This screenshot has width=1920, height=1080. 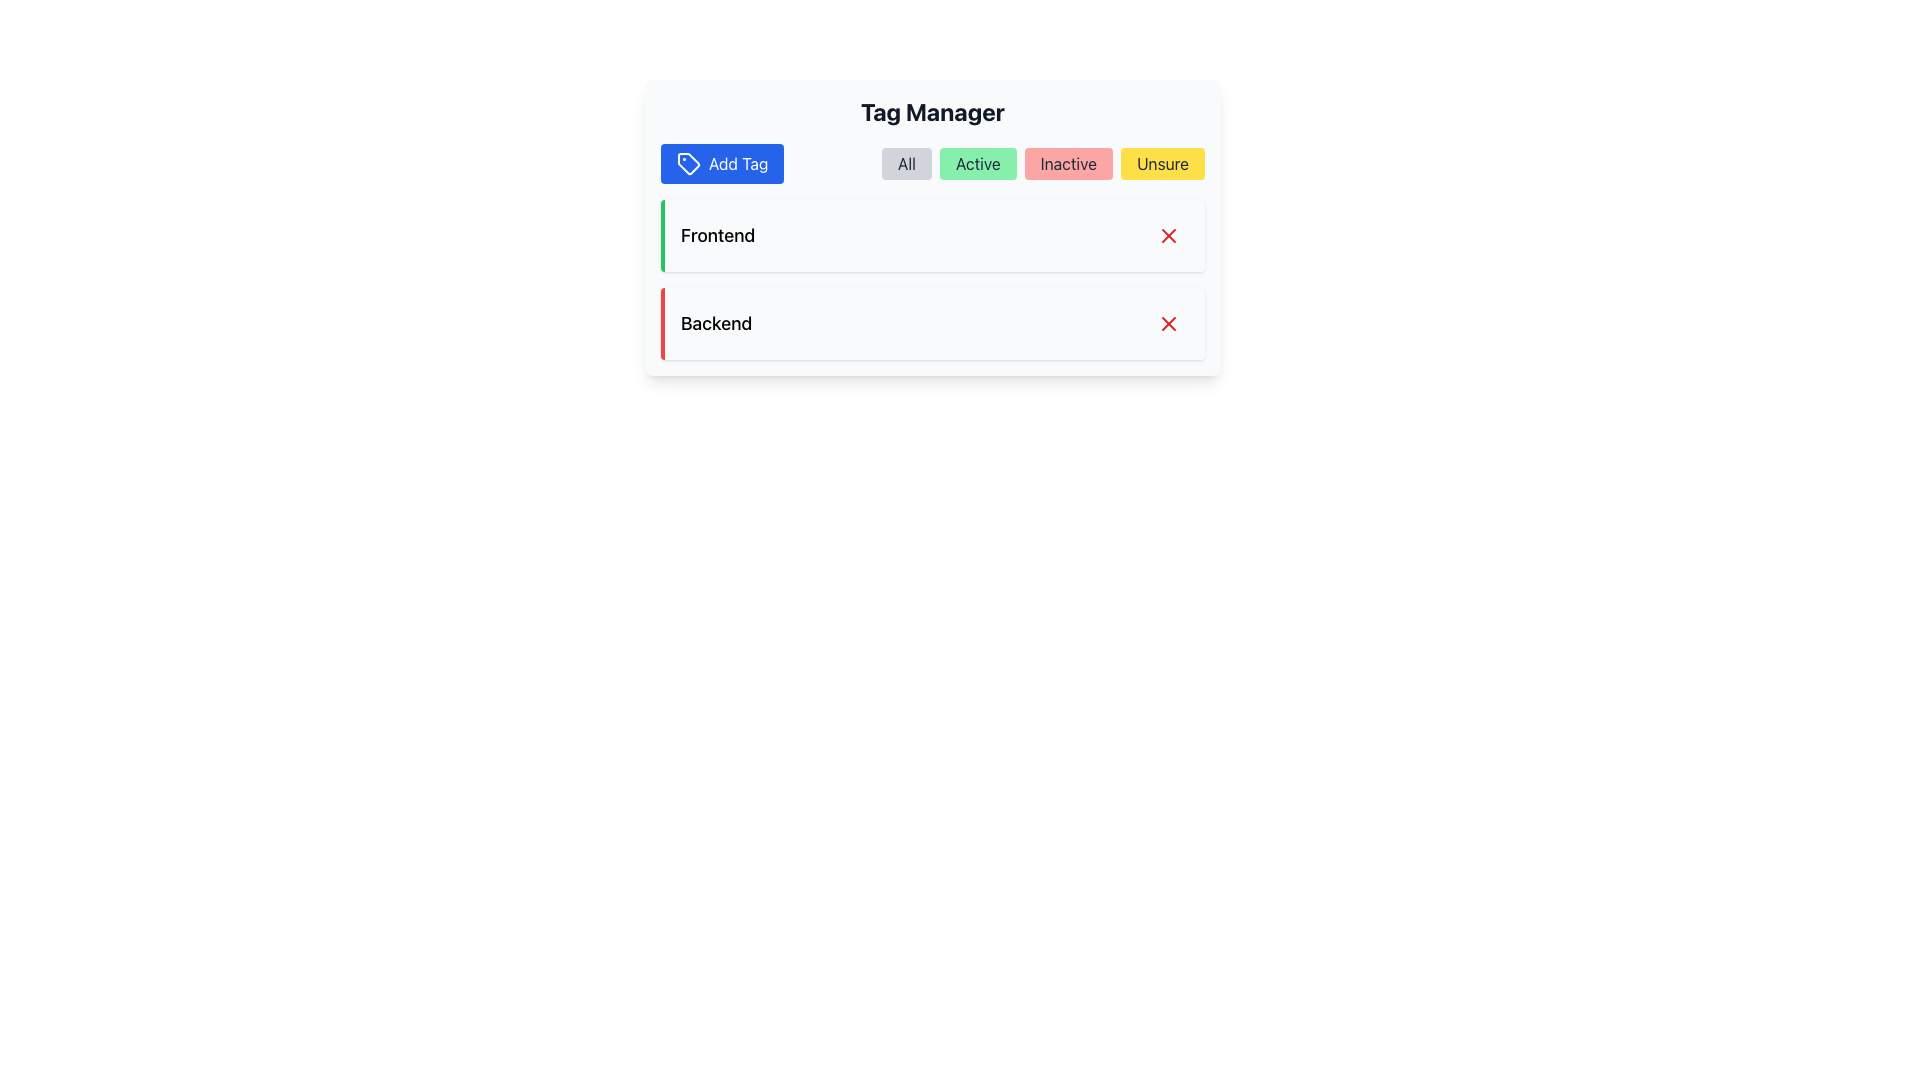 What do you see at coordinates (689, 163) in the screenshot?
I see `the small, blue-colored icon resembling a price tag located within the button labeled 'Add Tag'` at bounding box center [689, 163].